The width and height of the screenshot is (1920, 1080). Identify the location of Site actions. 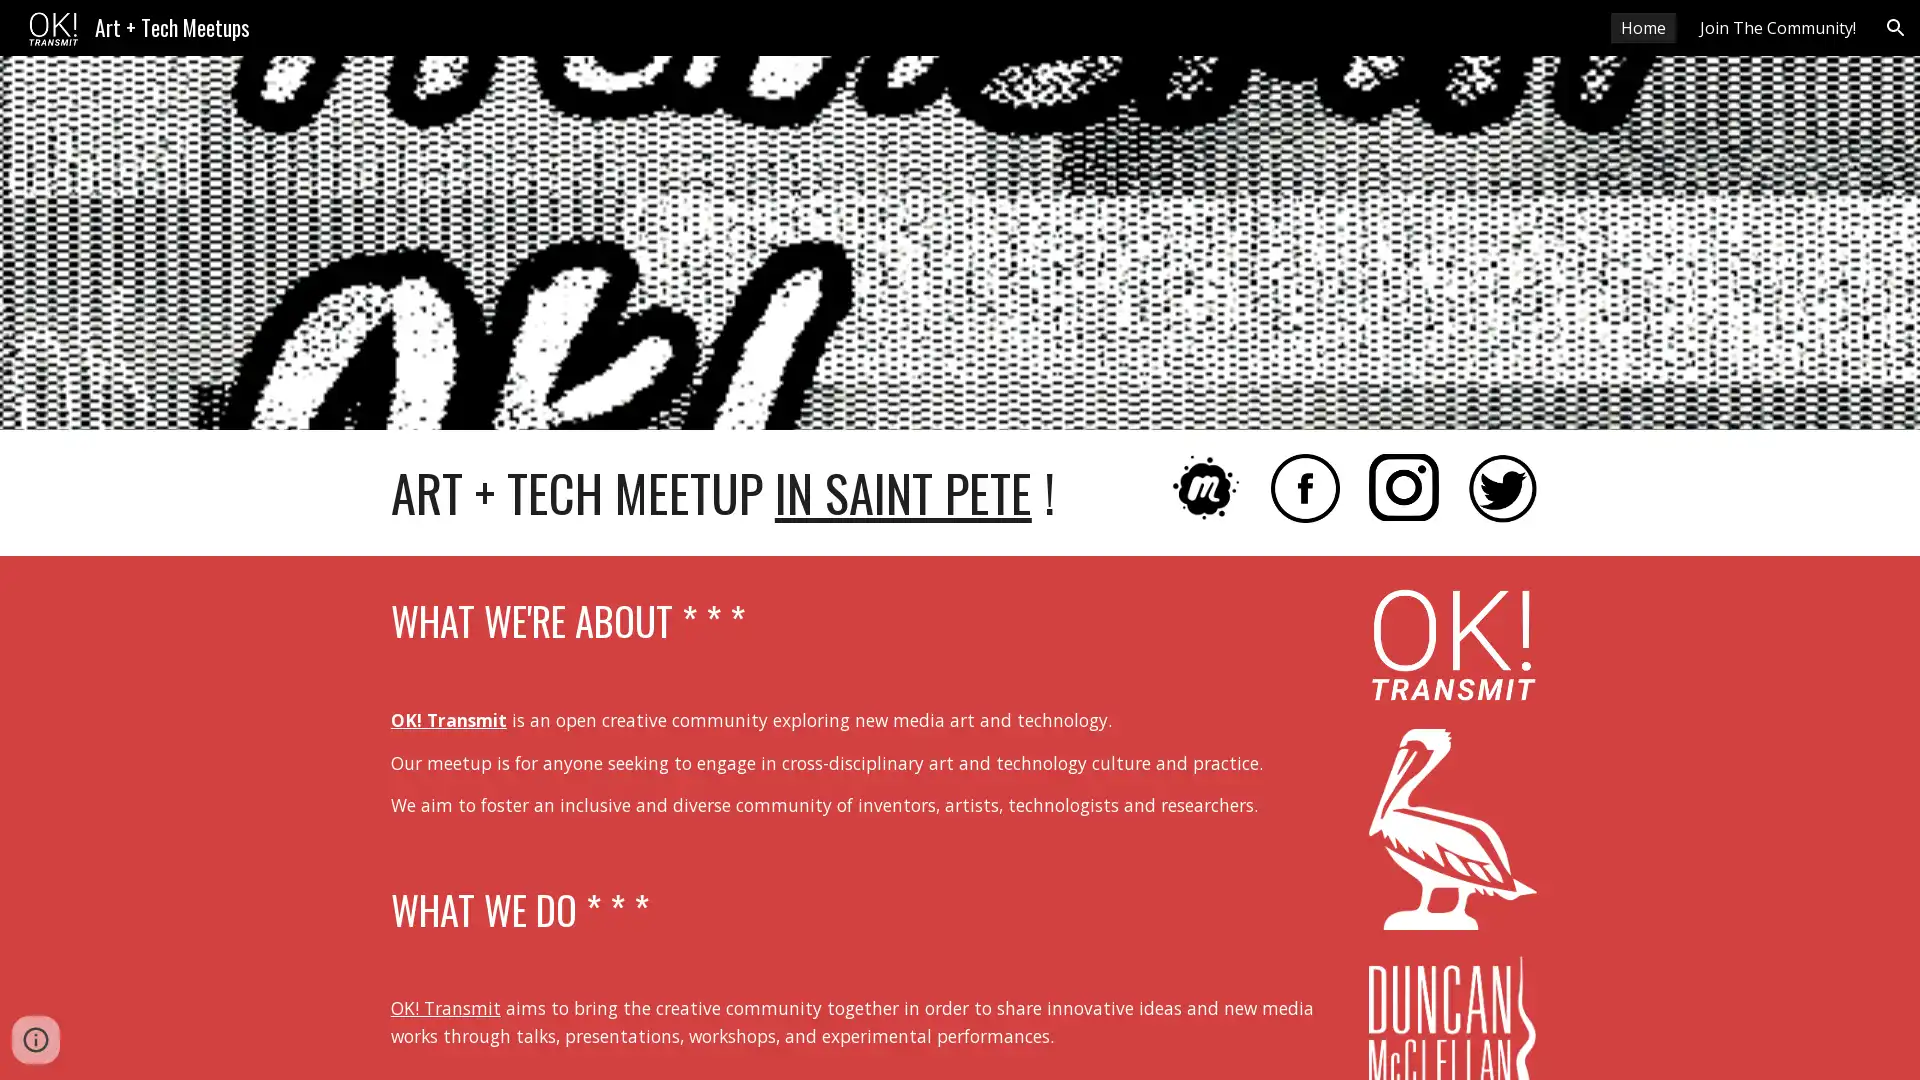
(35, 1044).